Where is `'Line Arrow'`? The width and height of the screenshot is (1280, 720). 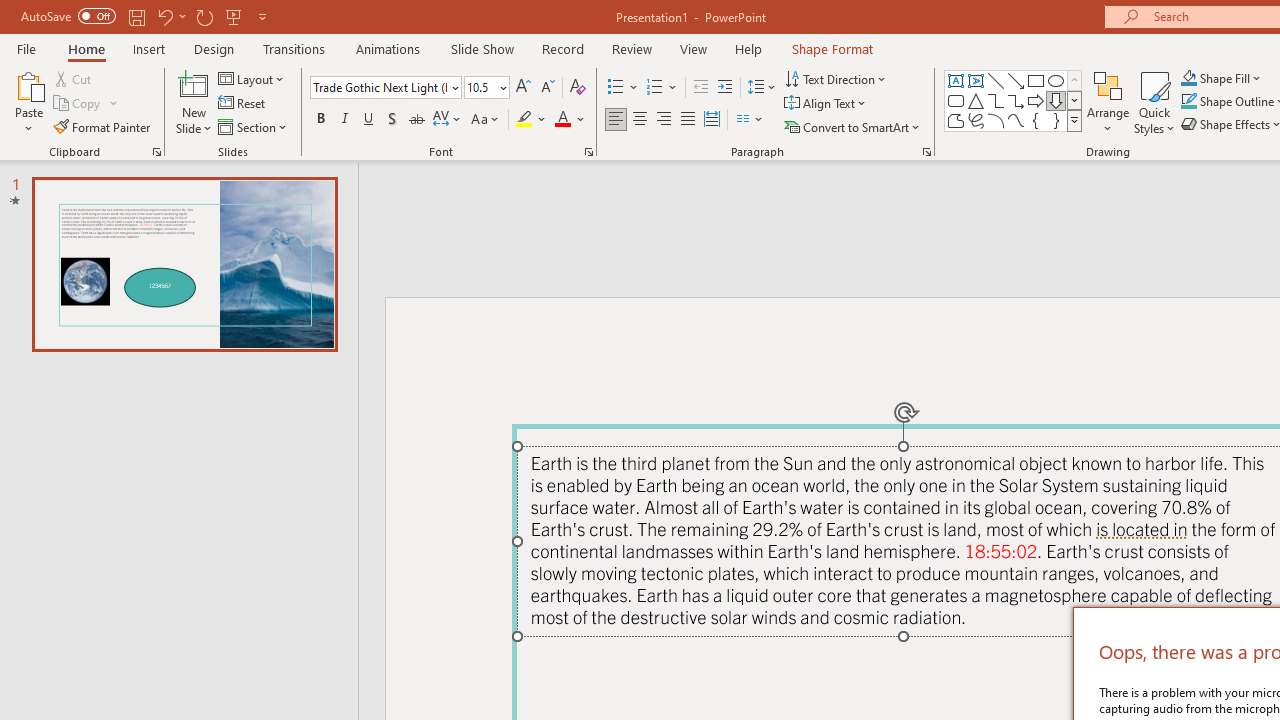 'Line Arrow' is located at coordinates (1016, 80).